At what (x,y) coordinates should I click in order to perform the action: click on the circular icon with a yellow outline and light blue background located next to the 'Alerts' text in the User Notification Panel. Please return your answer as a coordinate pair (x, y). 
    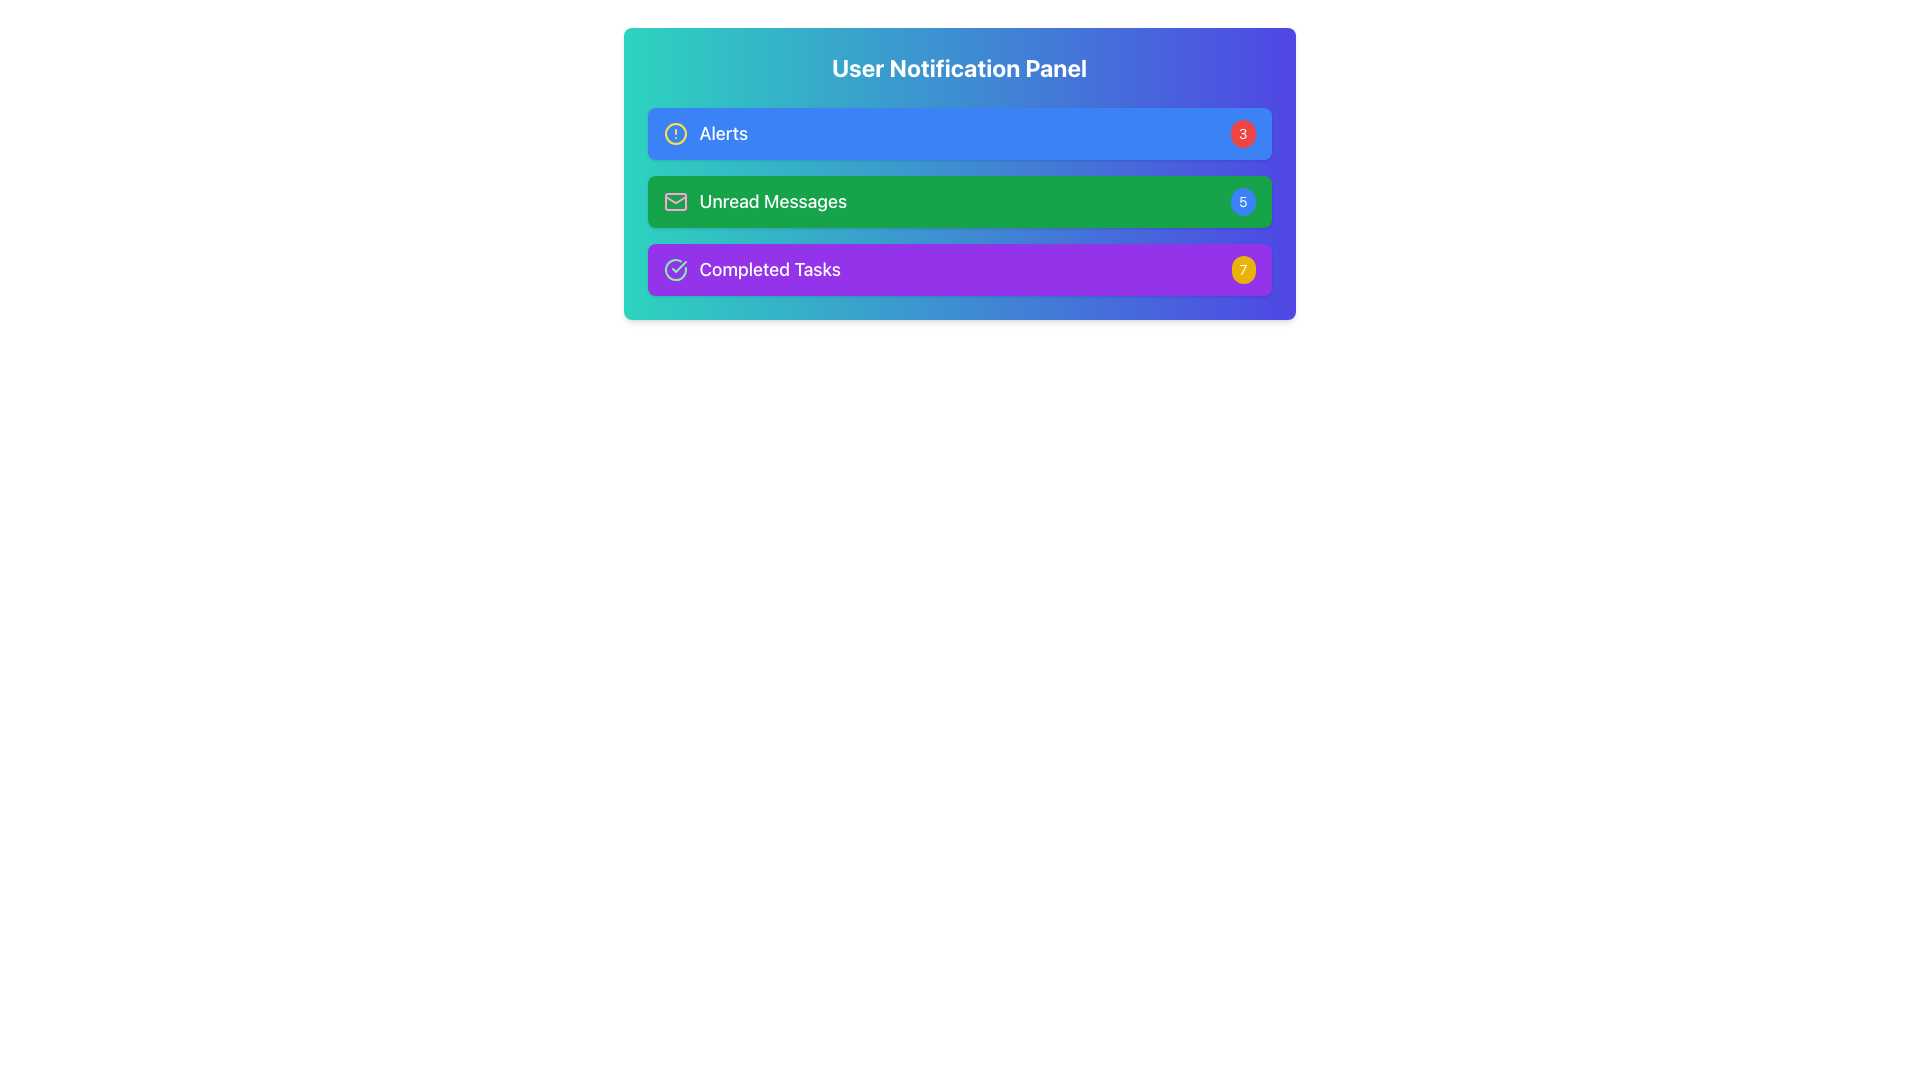
    Looking at the image, I should click on (675, 134).